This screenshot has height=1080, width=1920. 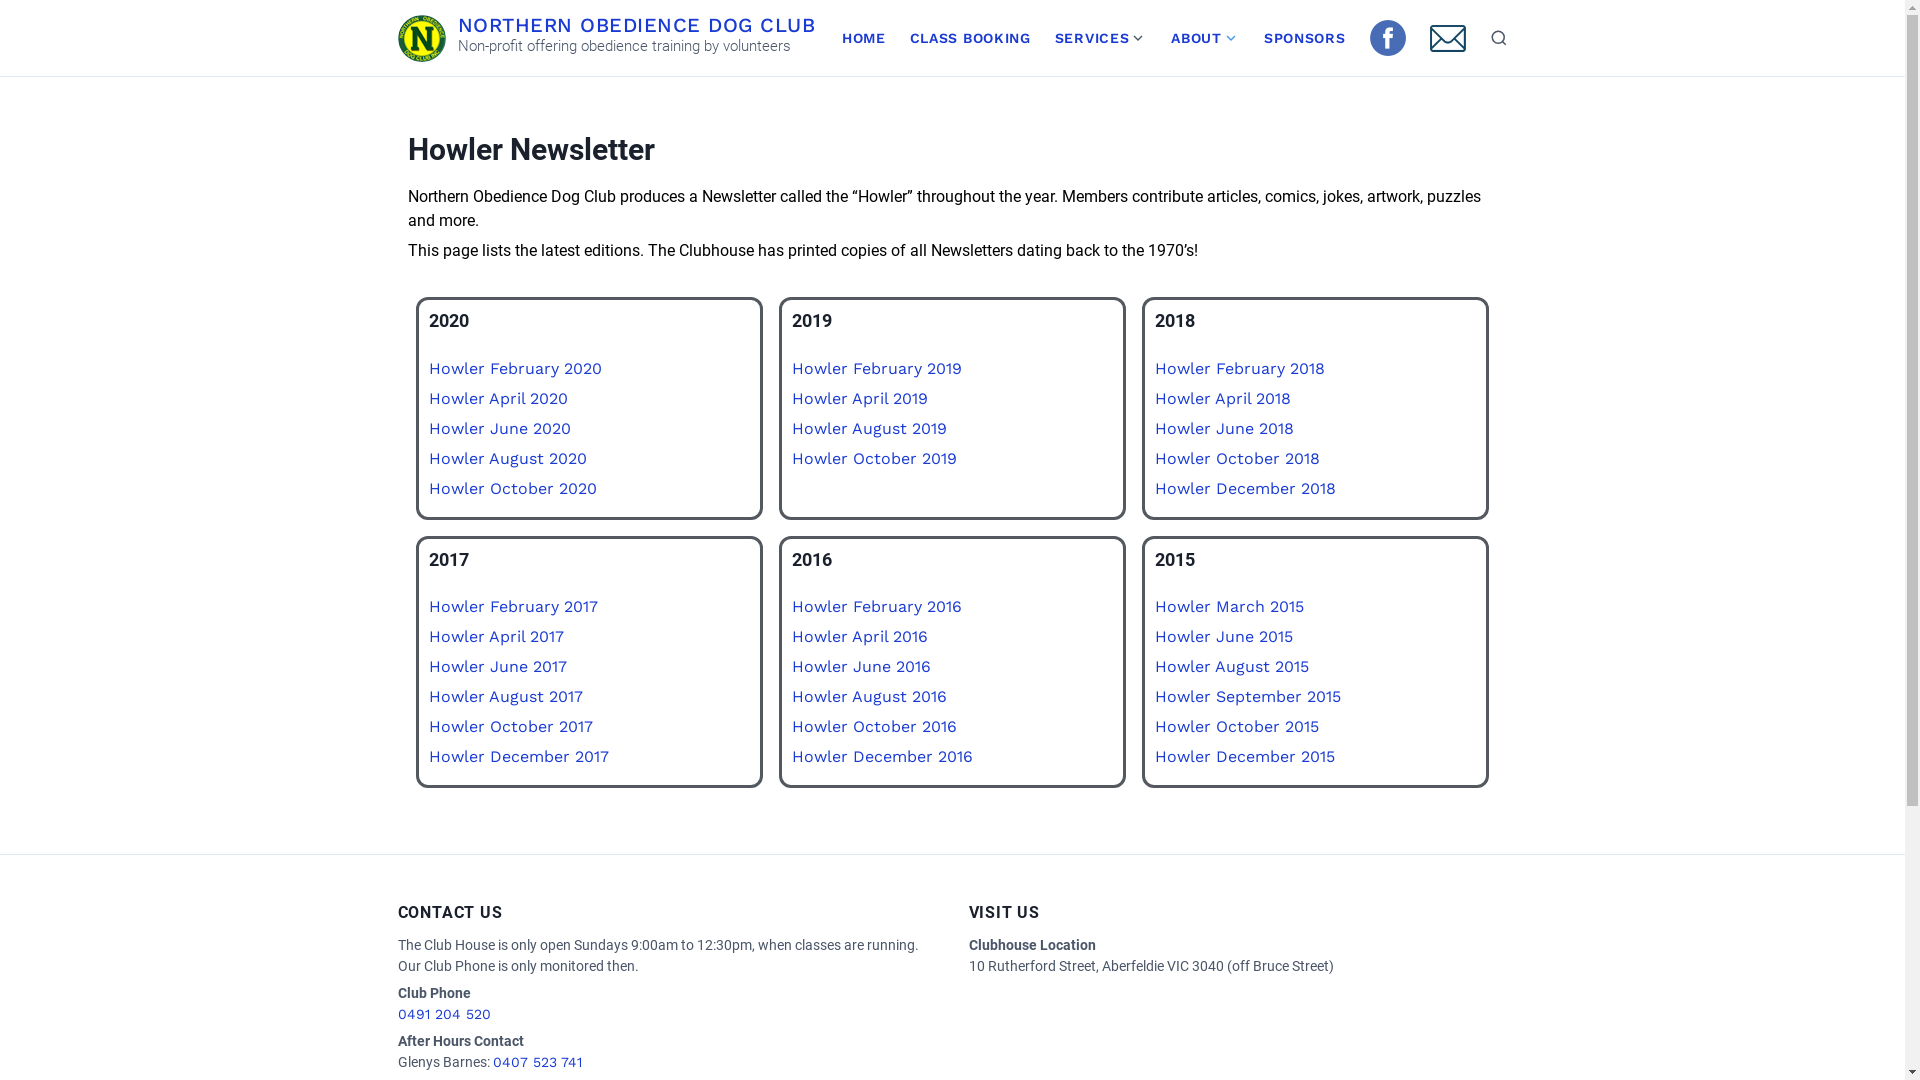 I want to click on 'Howler April 2016', so click(x=859, y=636).